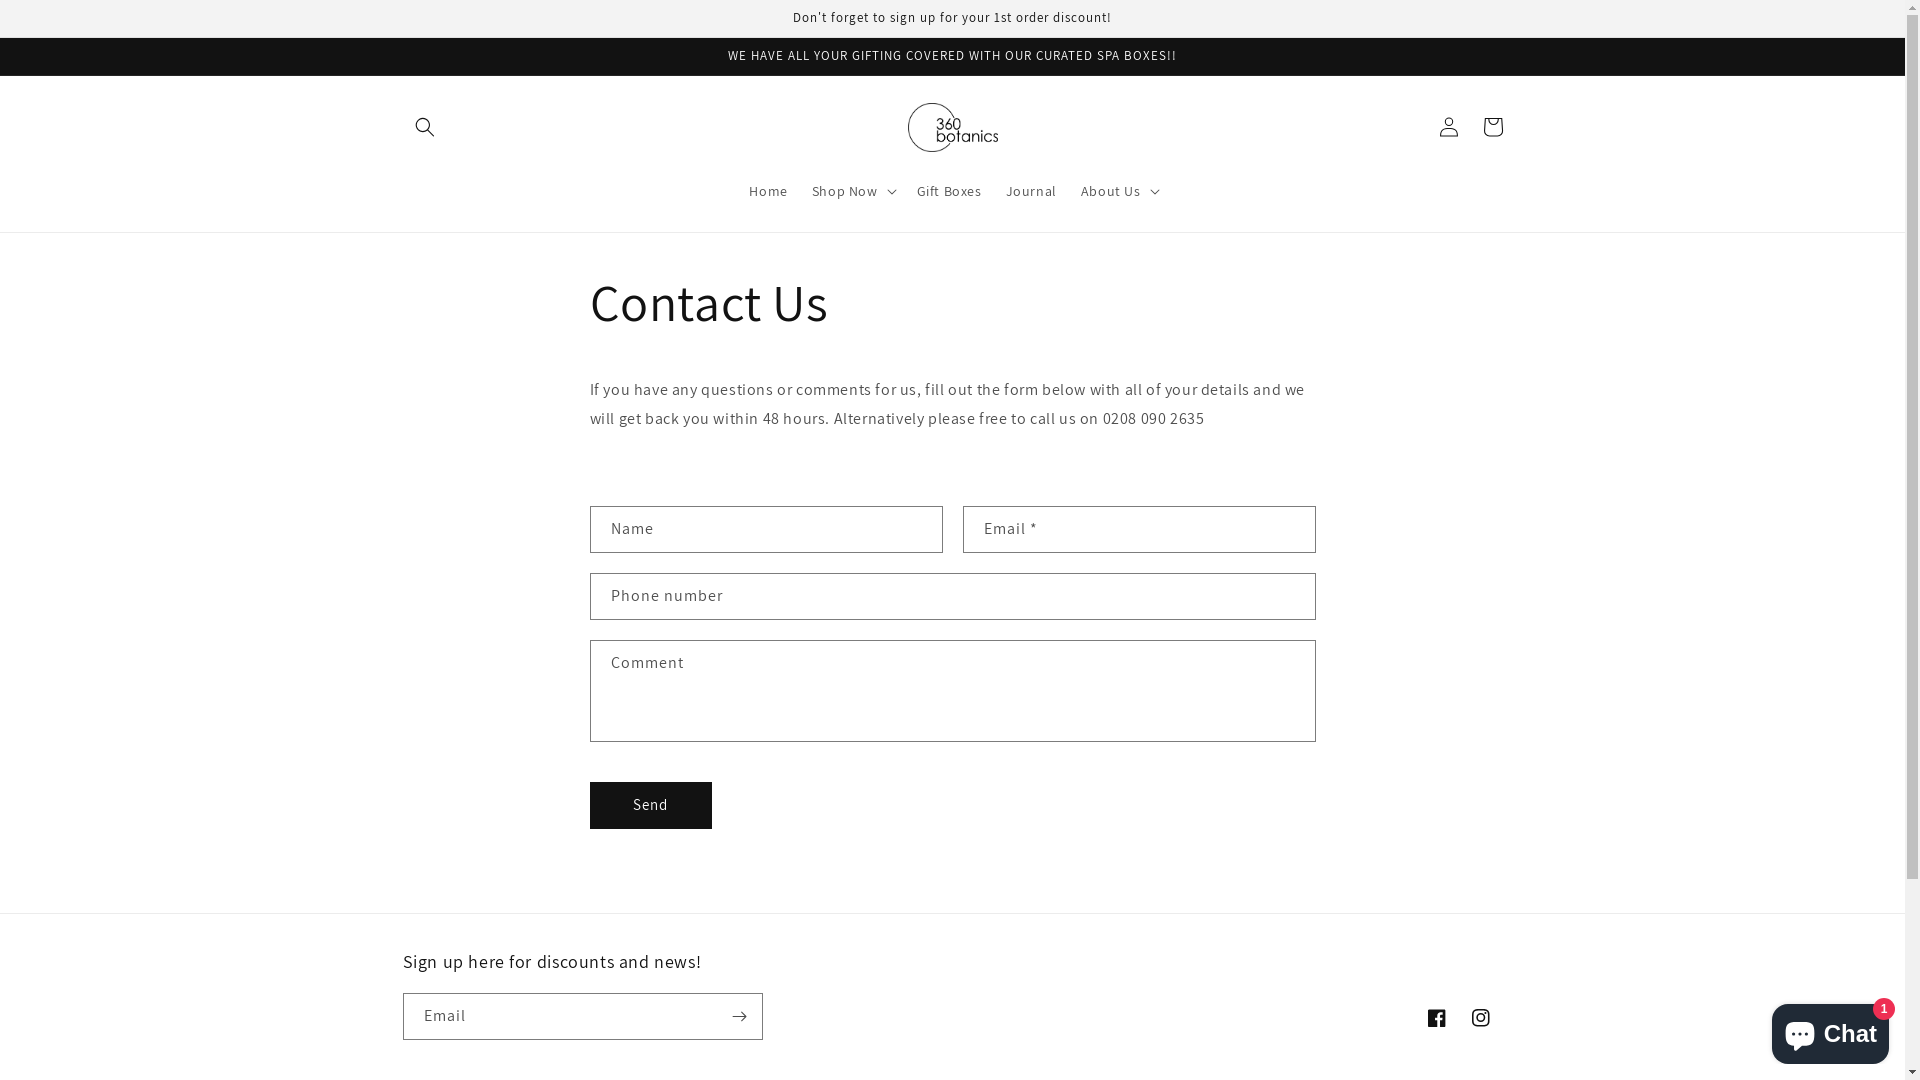  What do you see at coordinates (651, 804) in the screenshot?
I see `'Send'` at bounding box center [651, 804].